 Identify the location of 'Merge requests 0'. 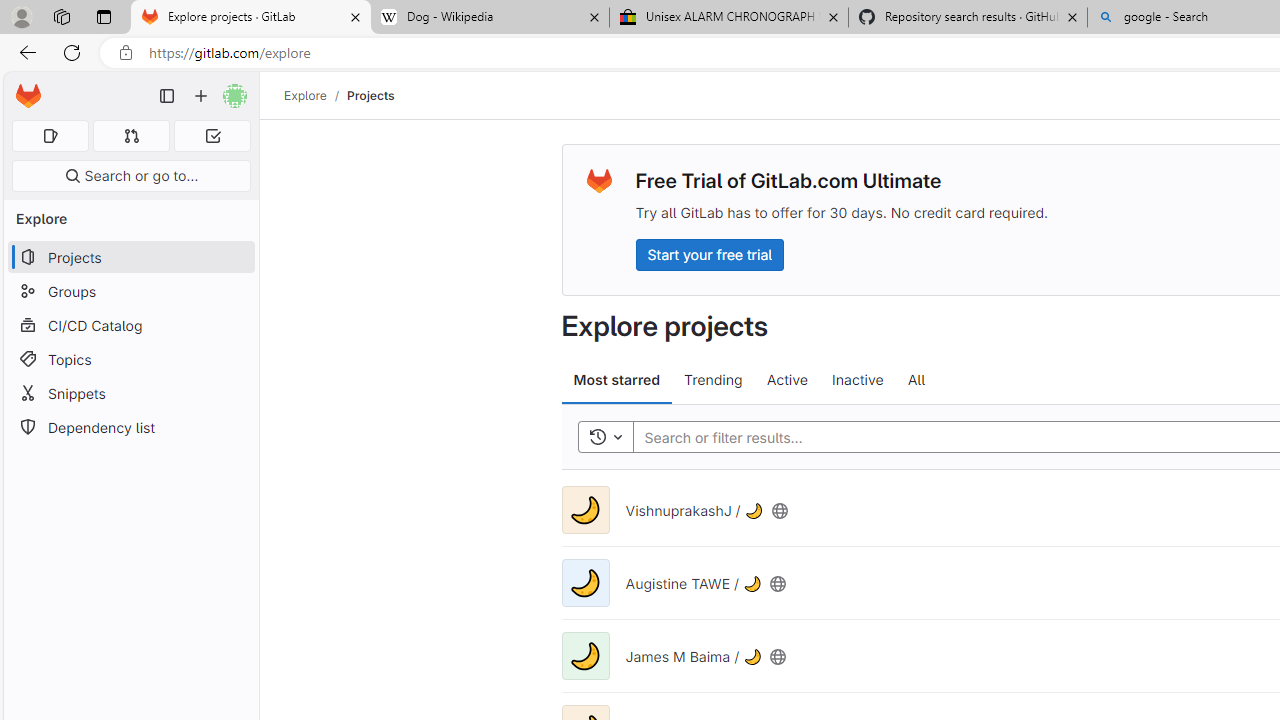
(130, 135).